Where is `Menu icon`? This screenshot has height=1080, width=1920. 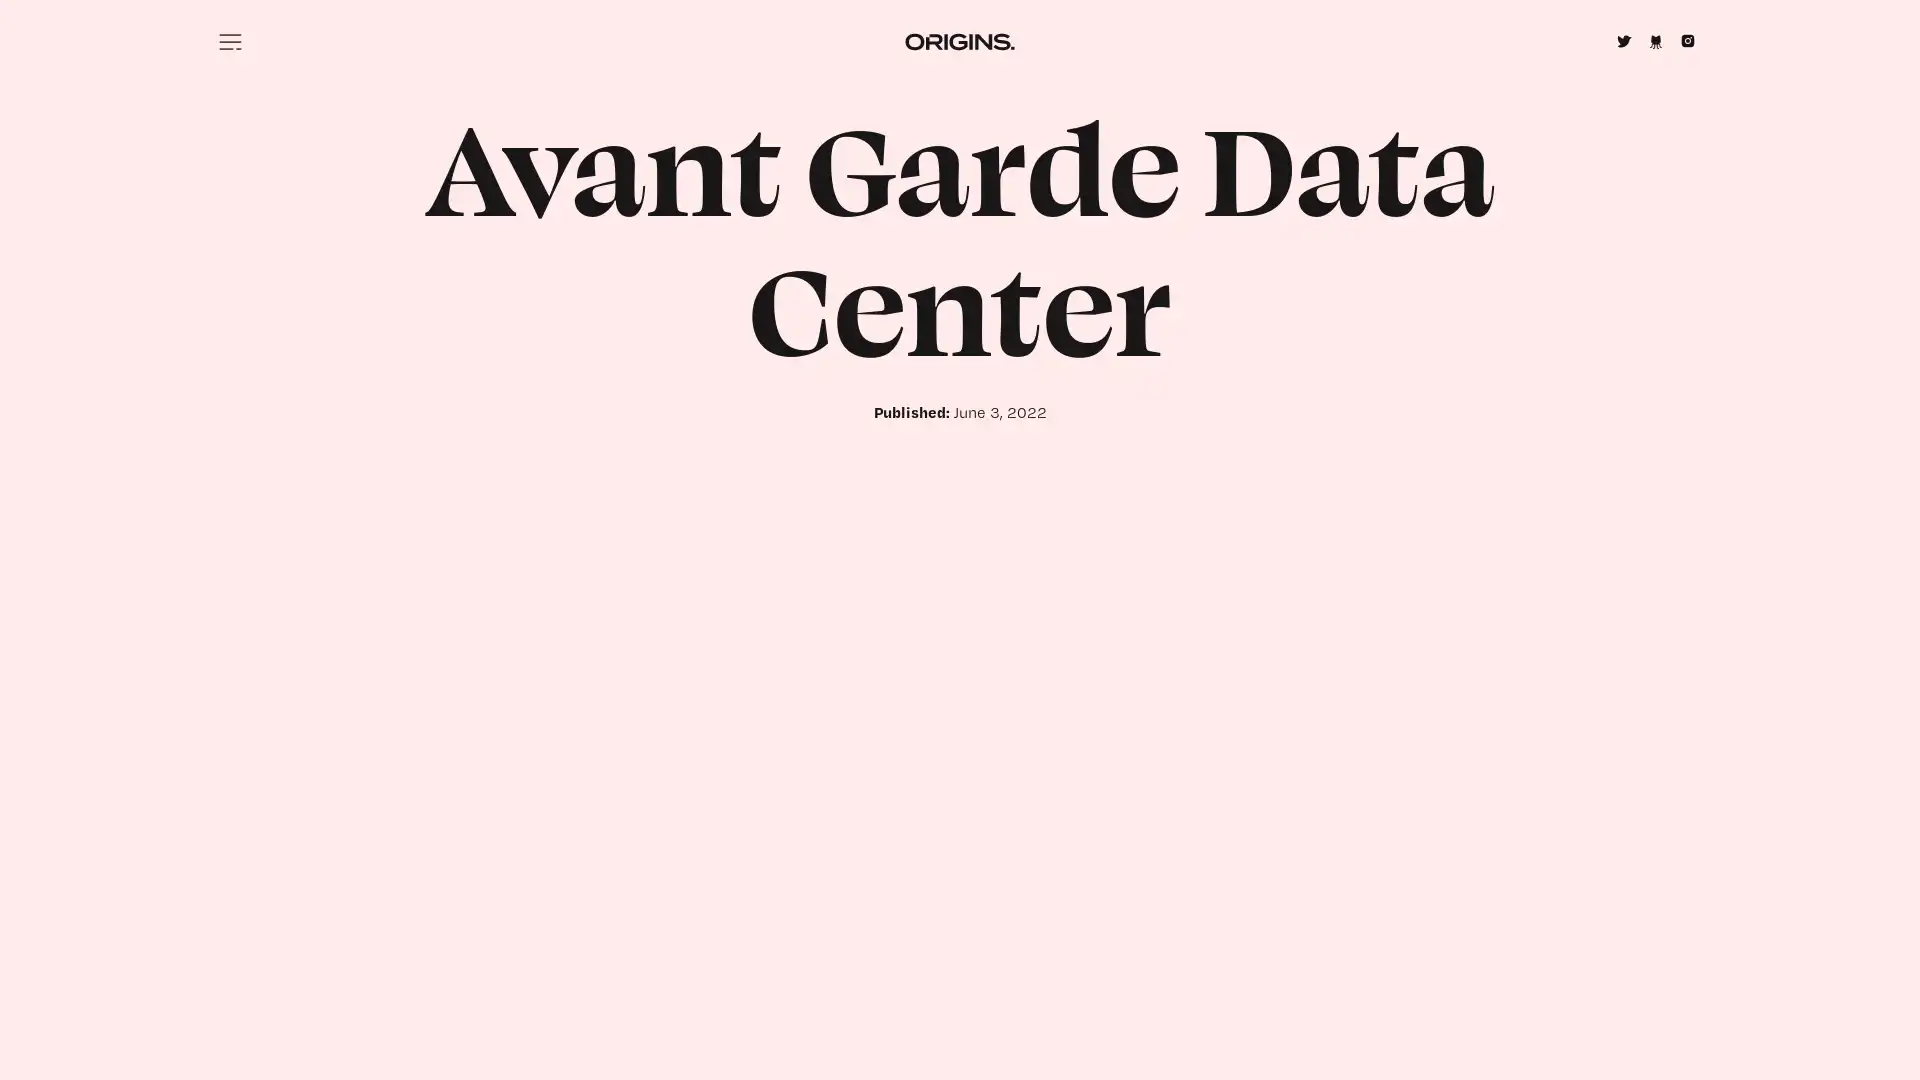
Menu icon is located at coordinates (230, 42).